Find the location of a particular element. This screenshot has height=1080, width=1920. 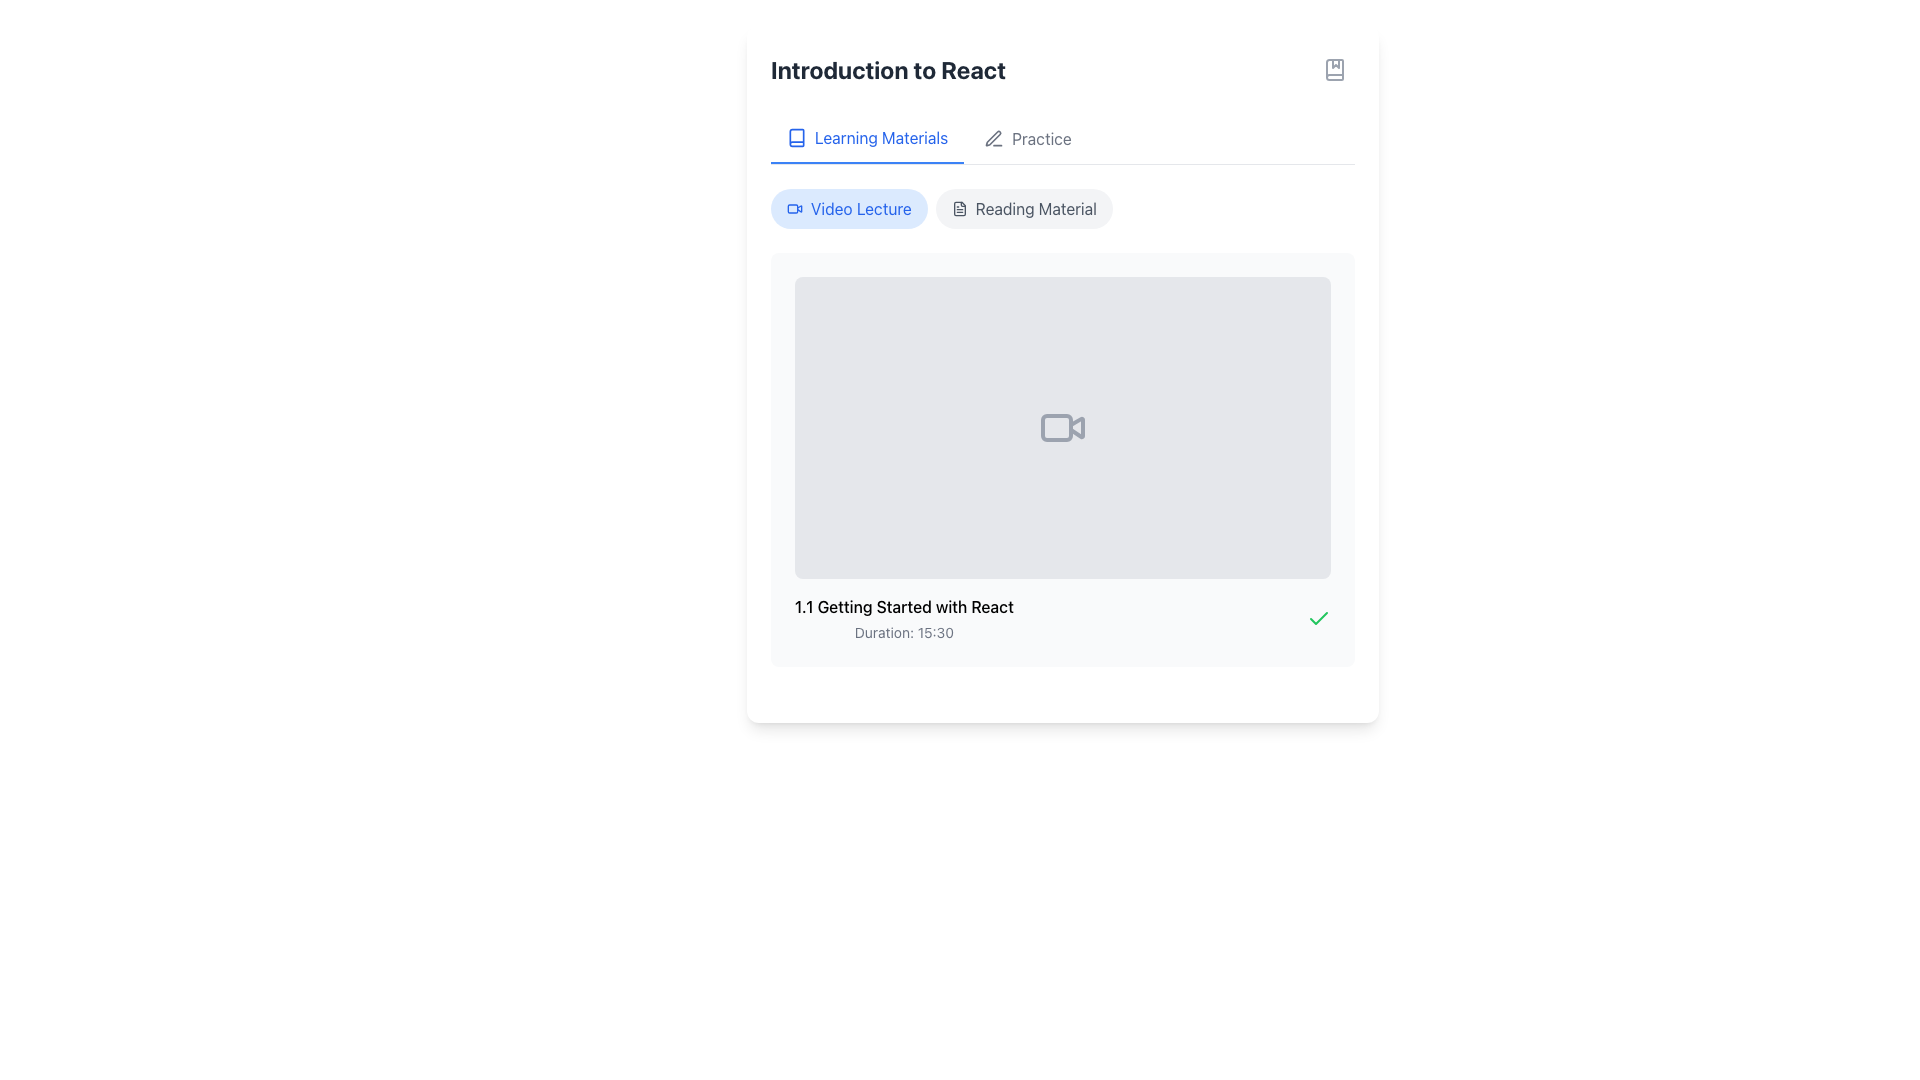

the text label 'Video Lecture' within the button component is located at coordinates (861, 208).